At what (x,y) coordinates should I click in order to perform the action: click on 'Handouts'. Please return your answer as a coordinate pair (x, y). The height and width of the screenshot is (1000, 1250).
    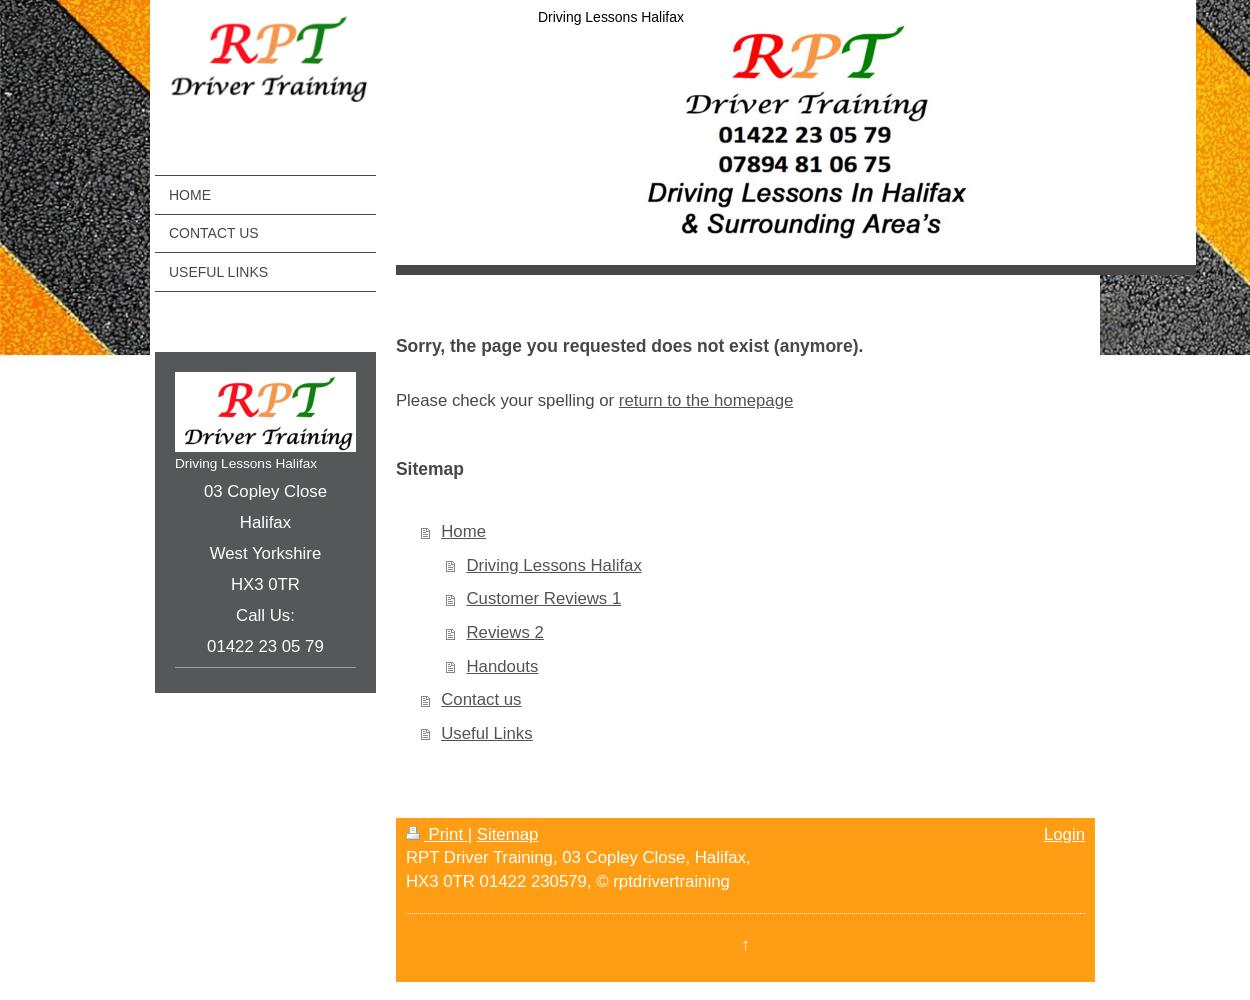
    Looking at the image, I should click on (502, 665).